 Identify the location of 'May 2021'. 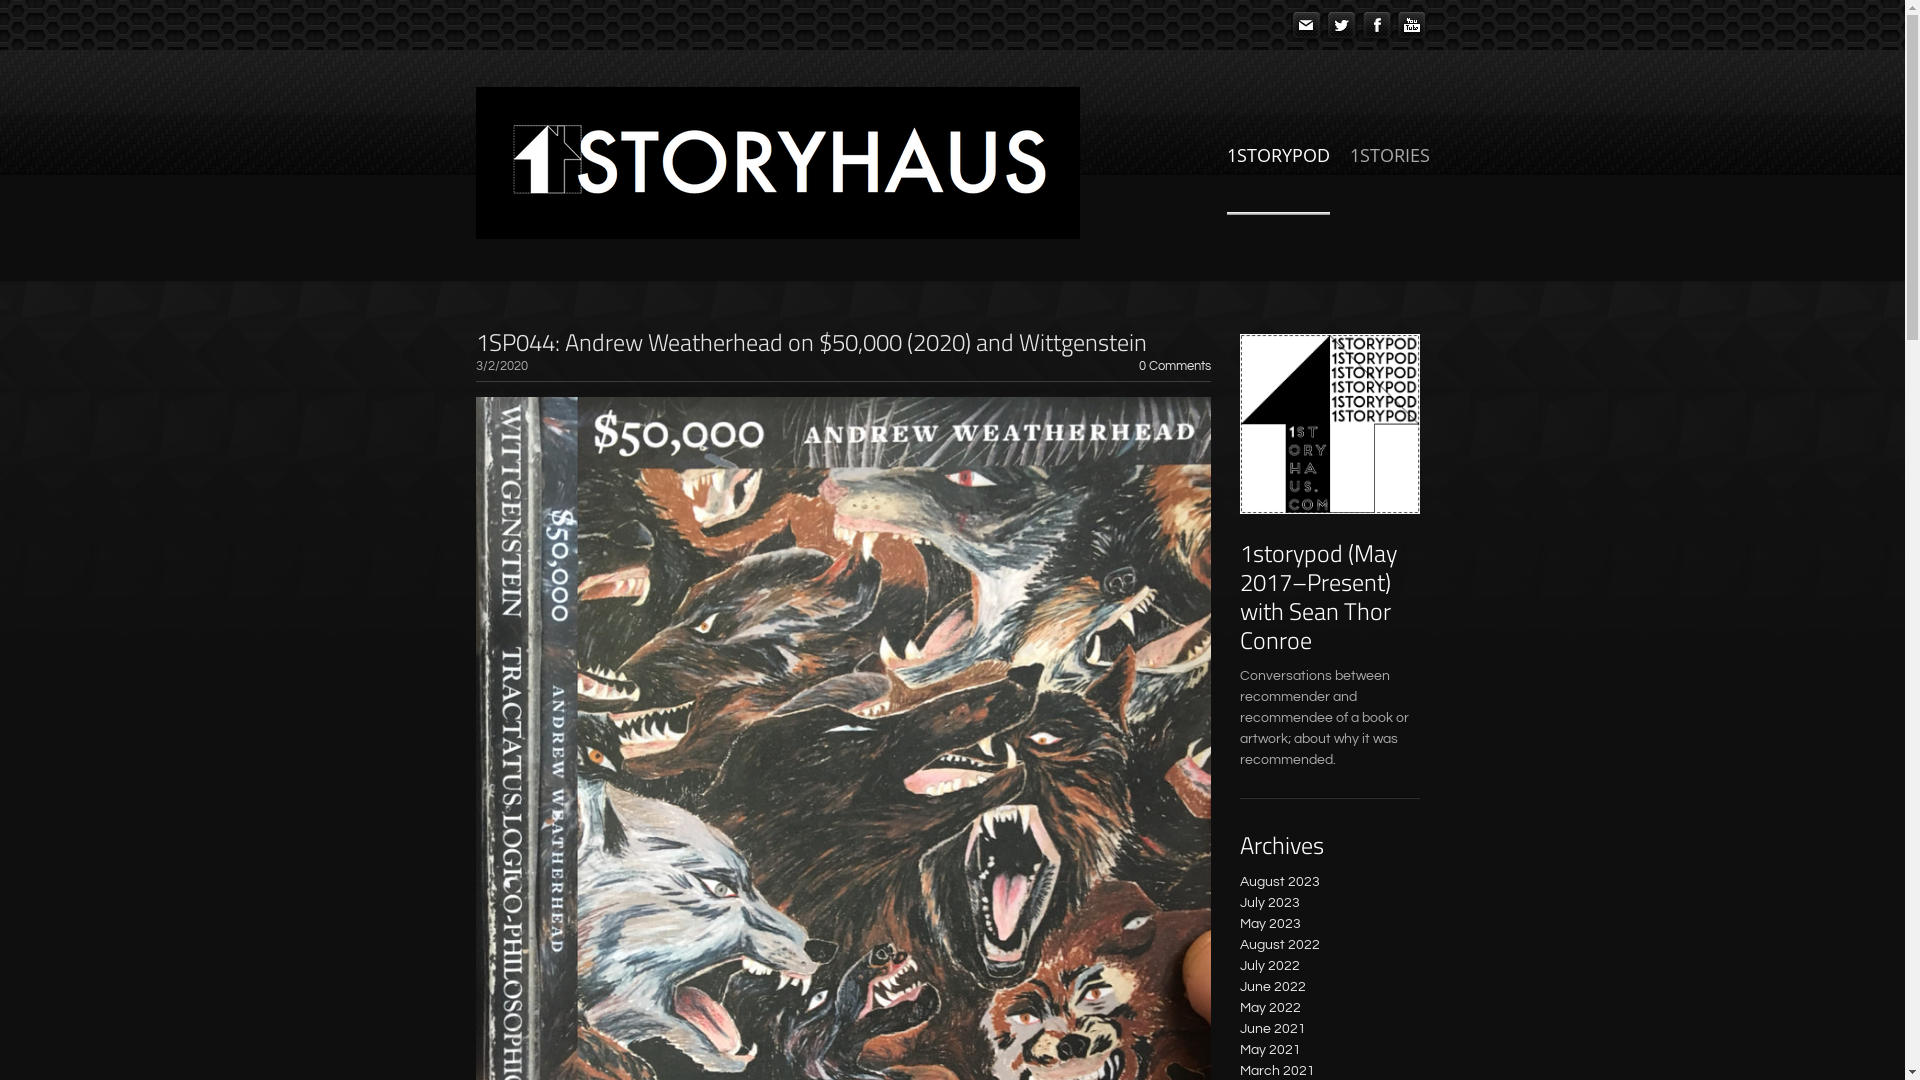
(1269, 1048).